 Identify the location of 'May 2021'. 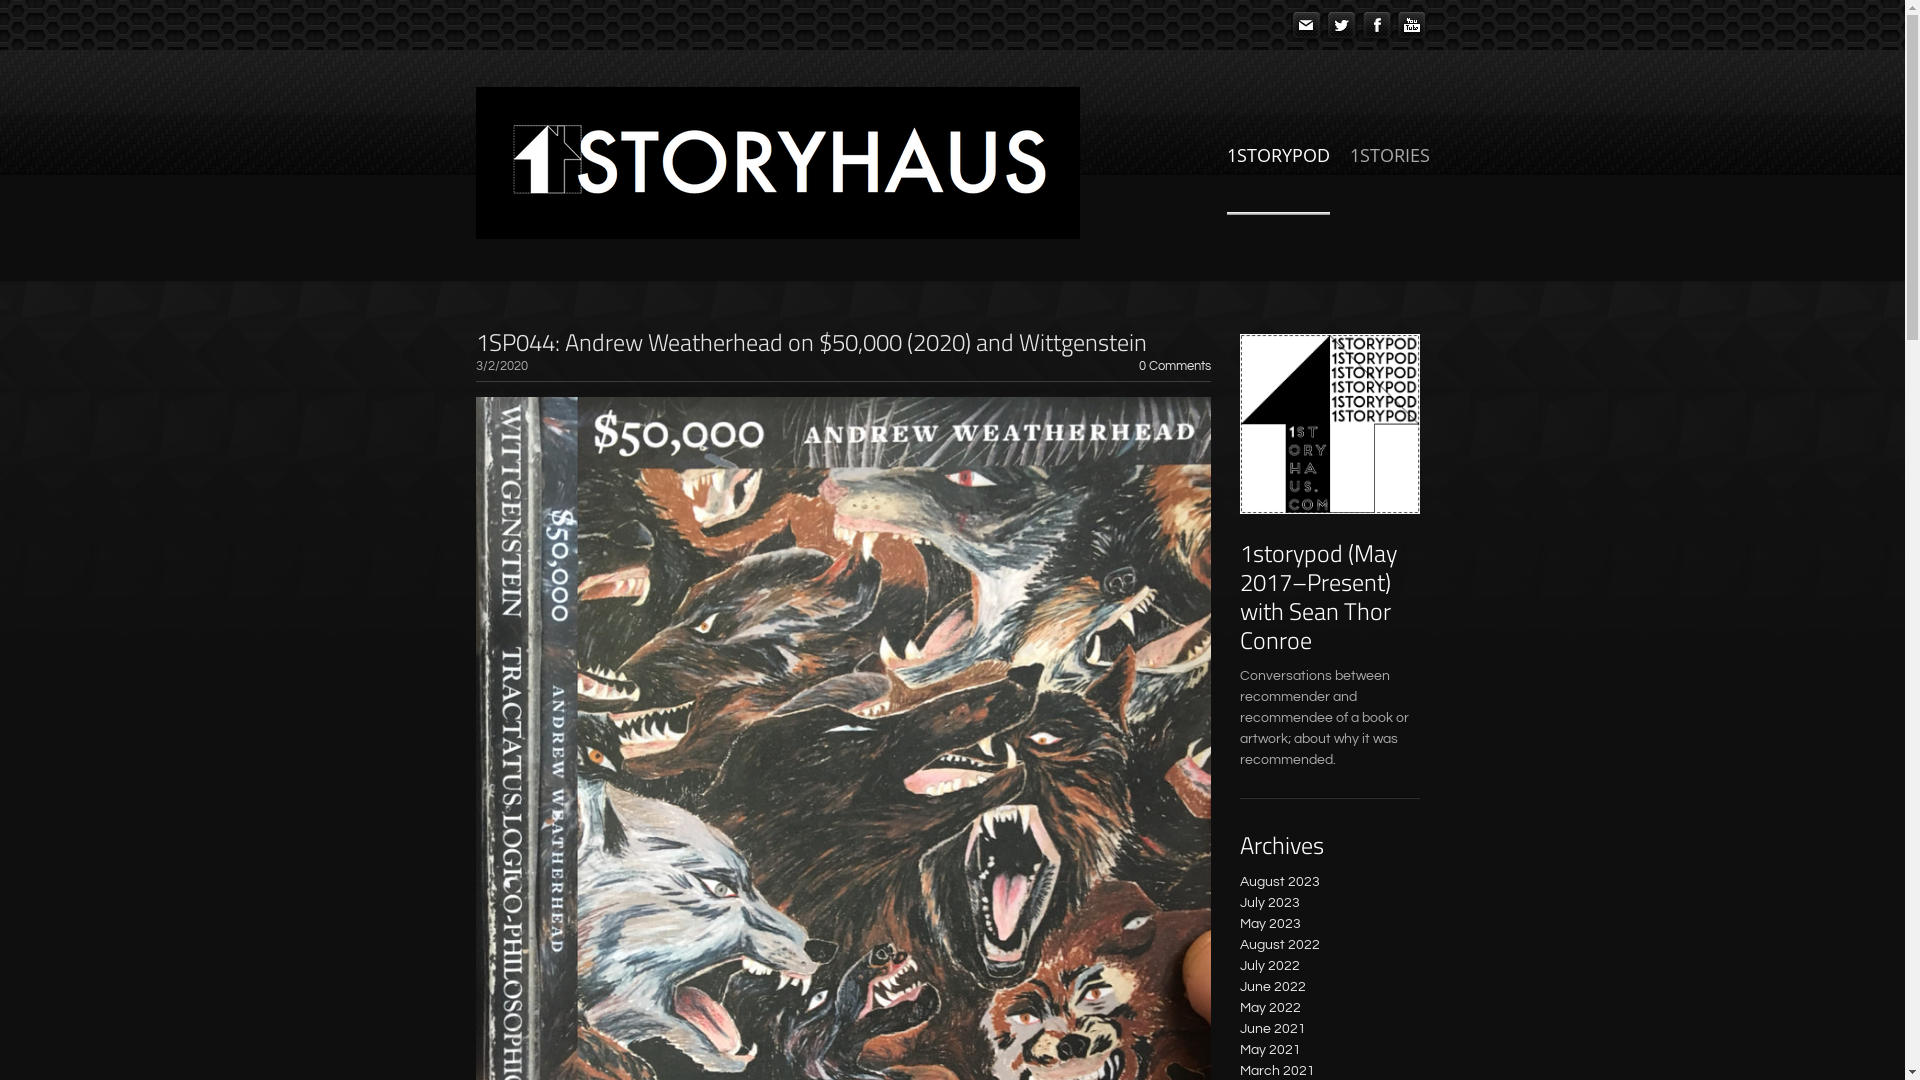
(1269, 1048).